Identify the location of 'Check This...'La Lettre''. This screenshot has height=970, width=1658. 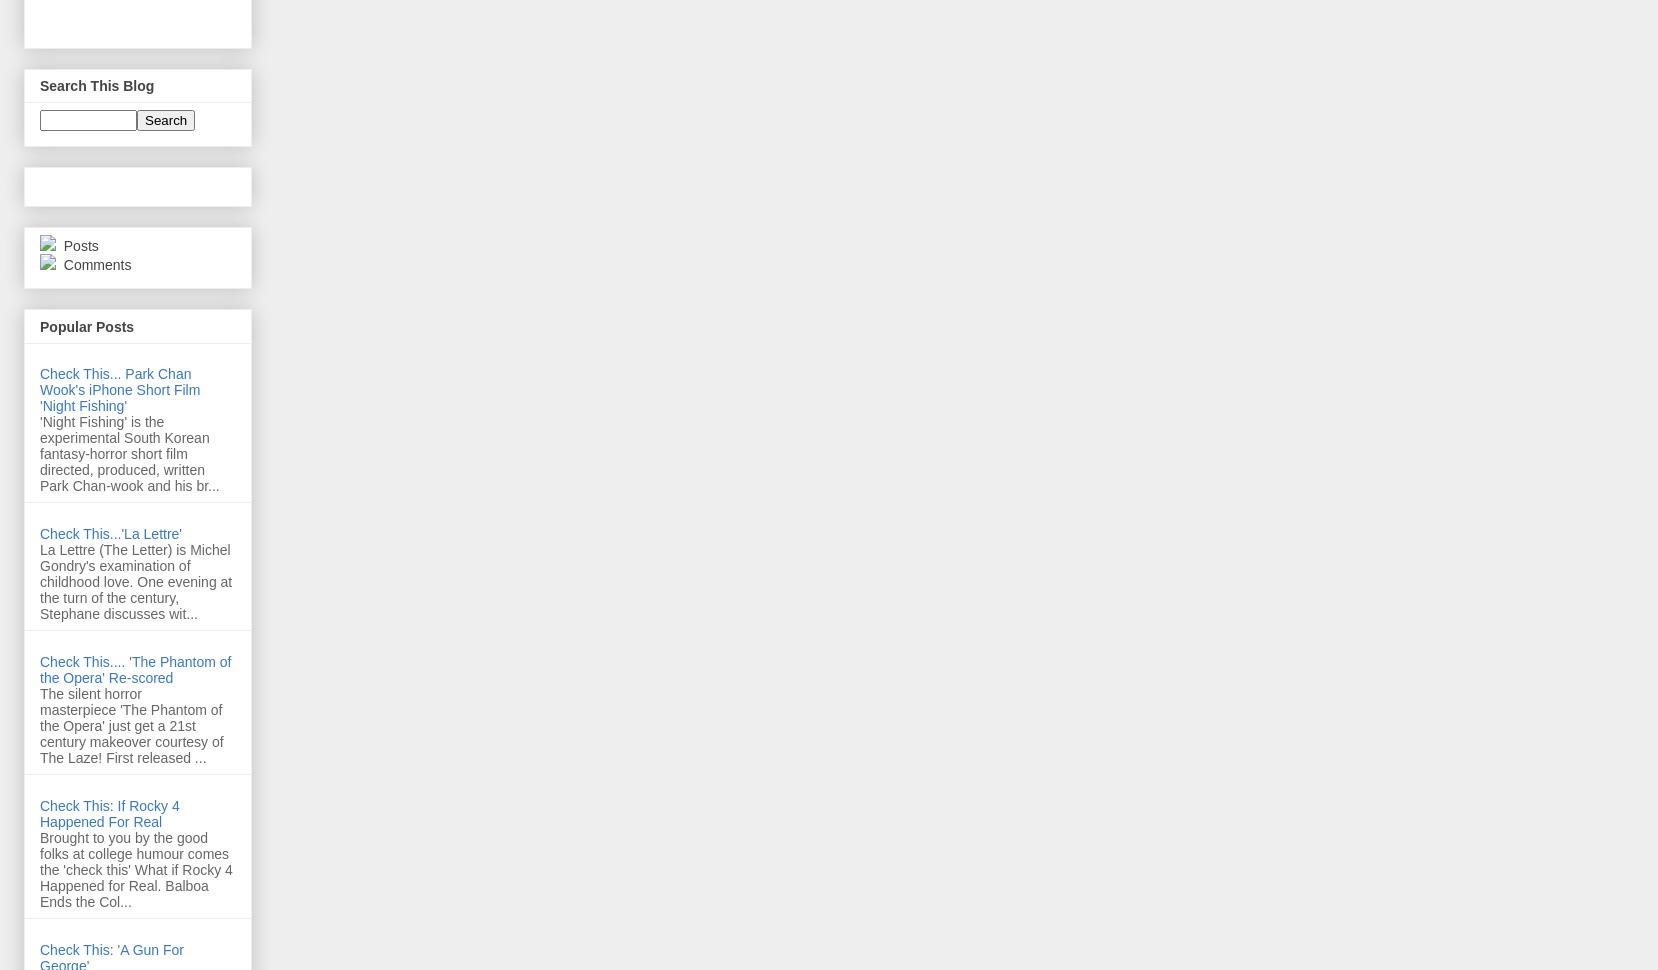
(109, 533).